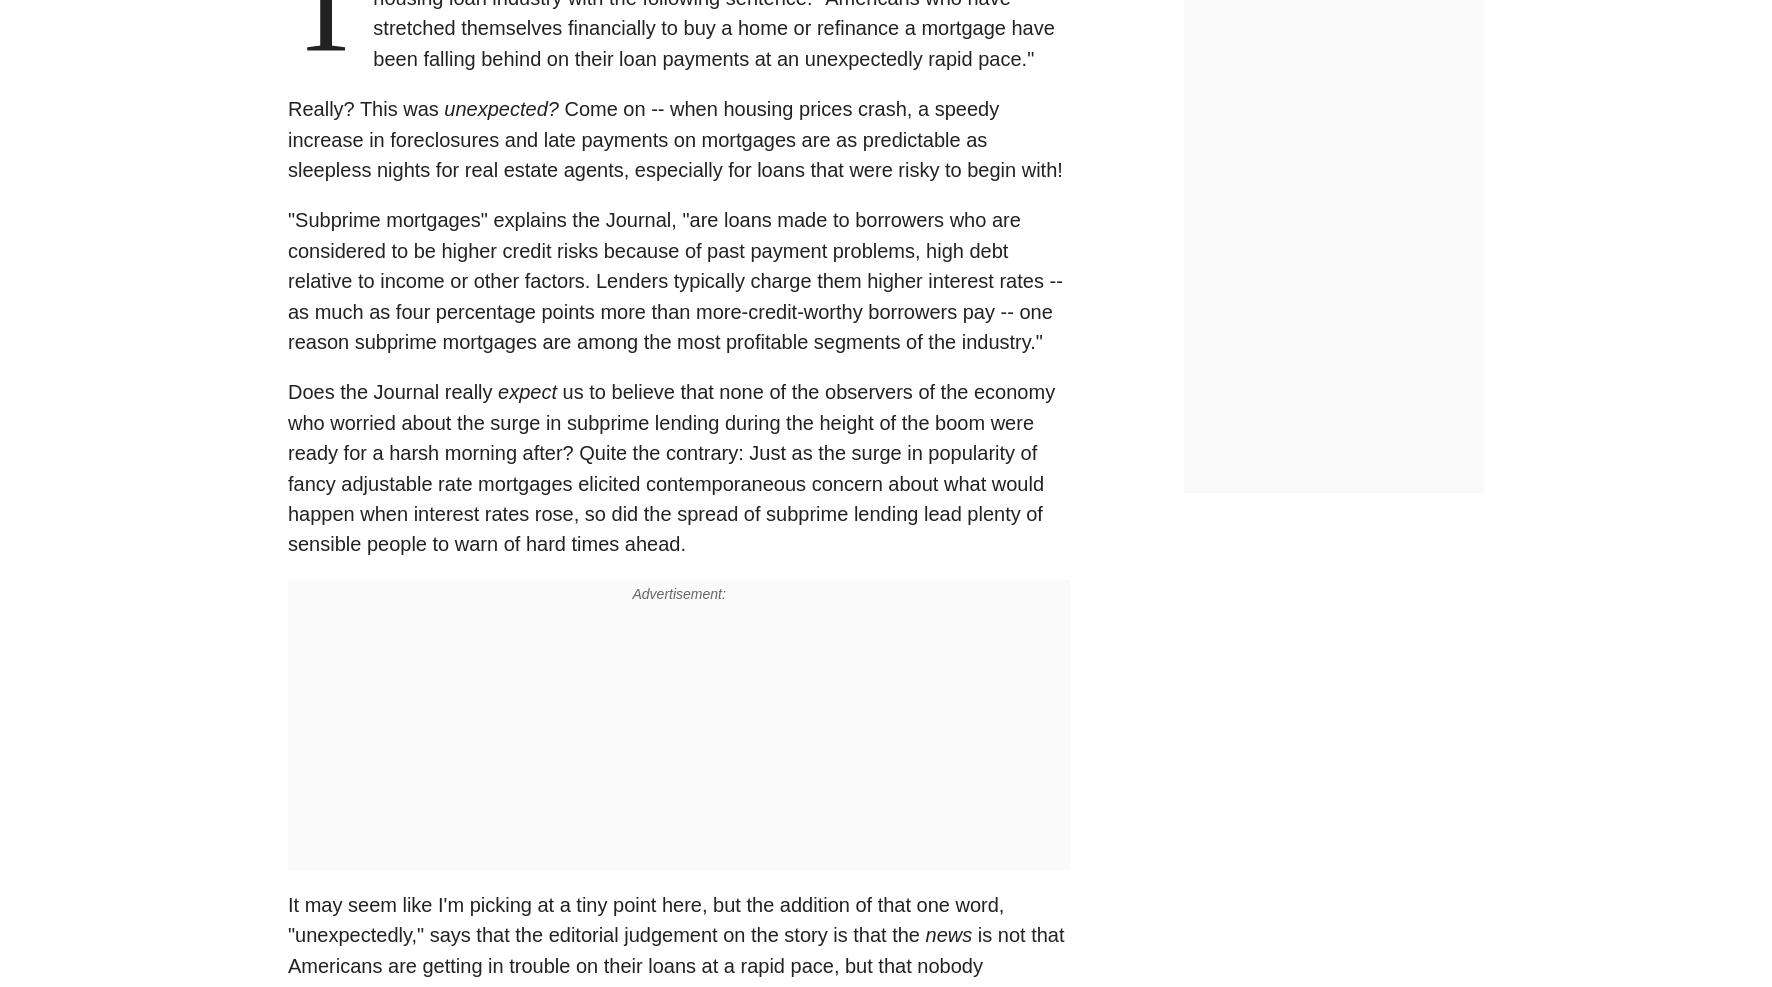 The width and height of the screenshot is (1772, 987). What do you see at coordinates (646, 919) in the screenshot?
I see `'It may seem like I'm picking at a tiny point here, but the addition of that one word, "unexpectedly," says that the editorial judgement on the story is that the'` at bounding box center [646, 919].